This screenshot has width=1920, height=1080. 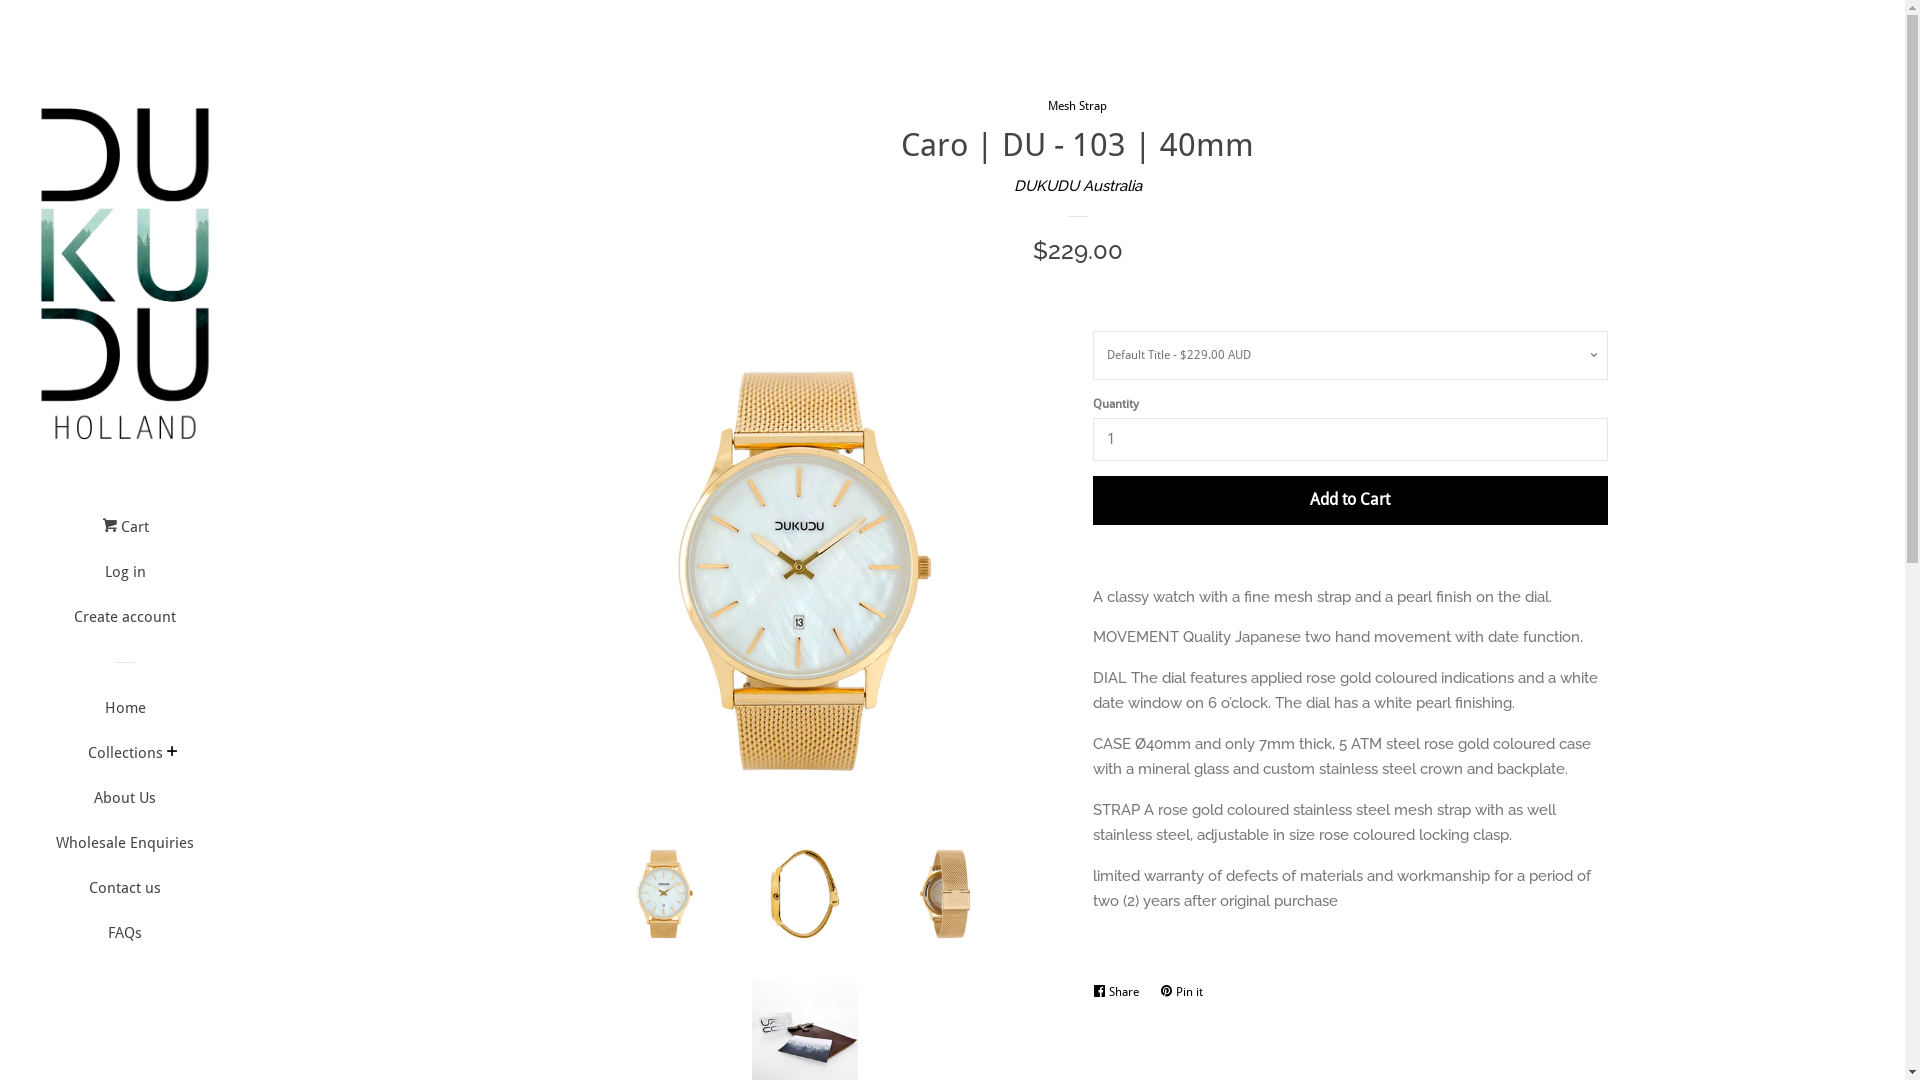 What do you see at coordinates (1118, 991) in the screenshot?
I see `'Share` at bounding box center [1118, 991].